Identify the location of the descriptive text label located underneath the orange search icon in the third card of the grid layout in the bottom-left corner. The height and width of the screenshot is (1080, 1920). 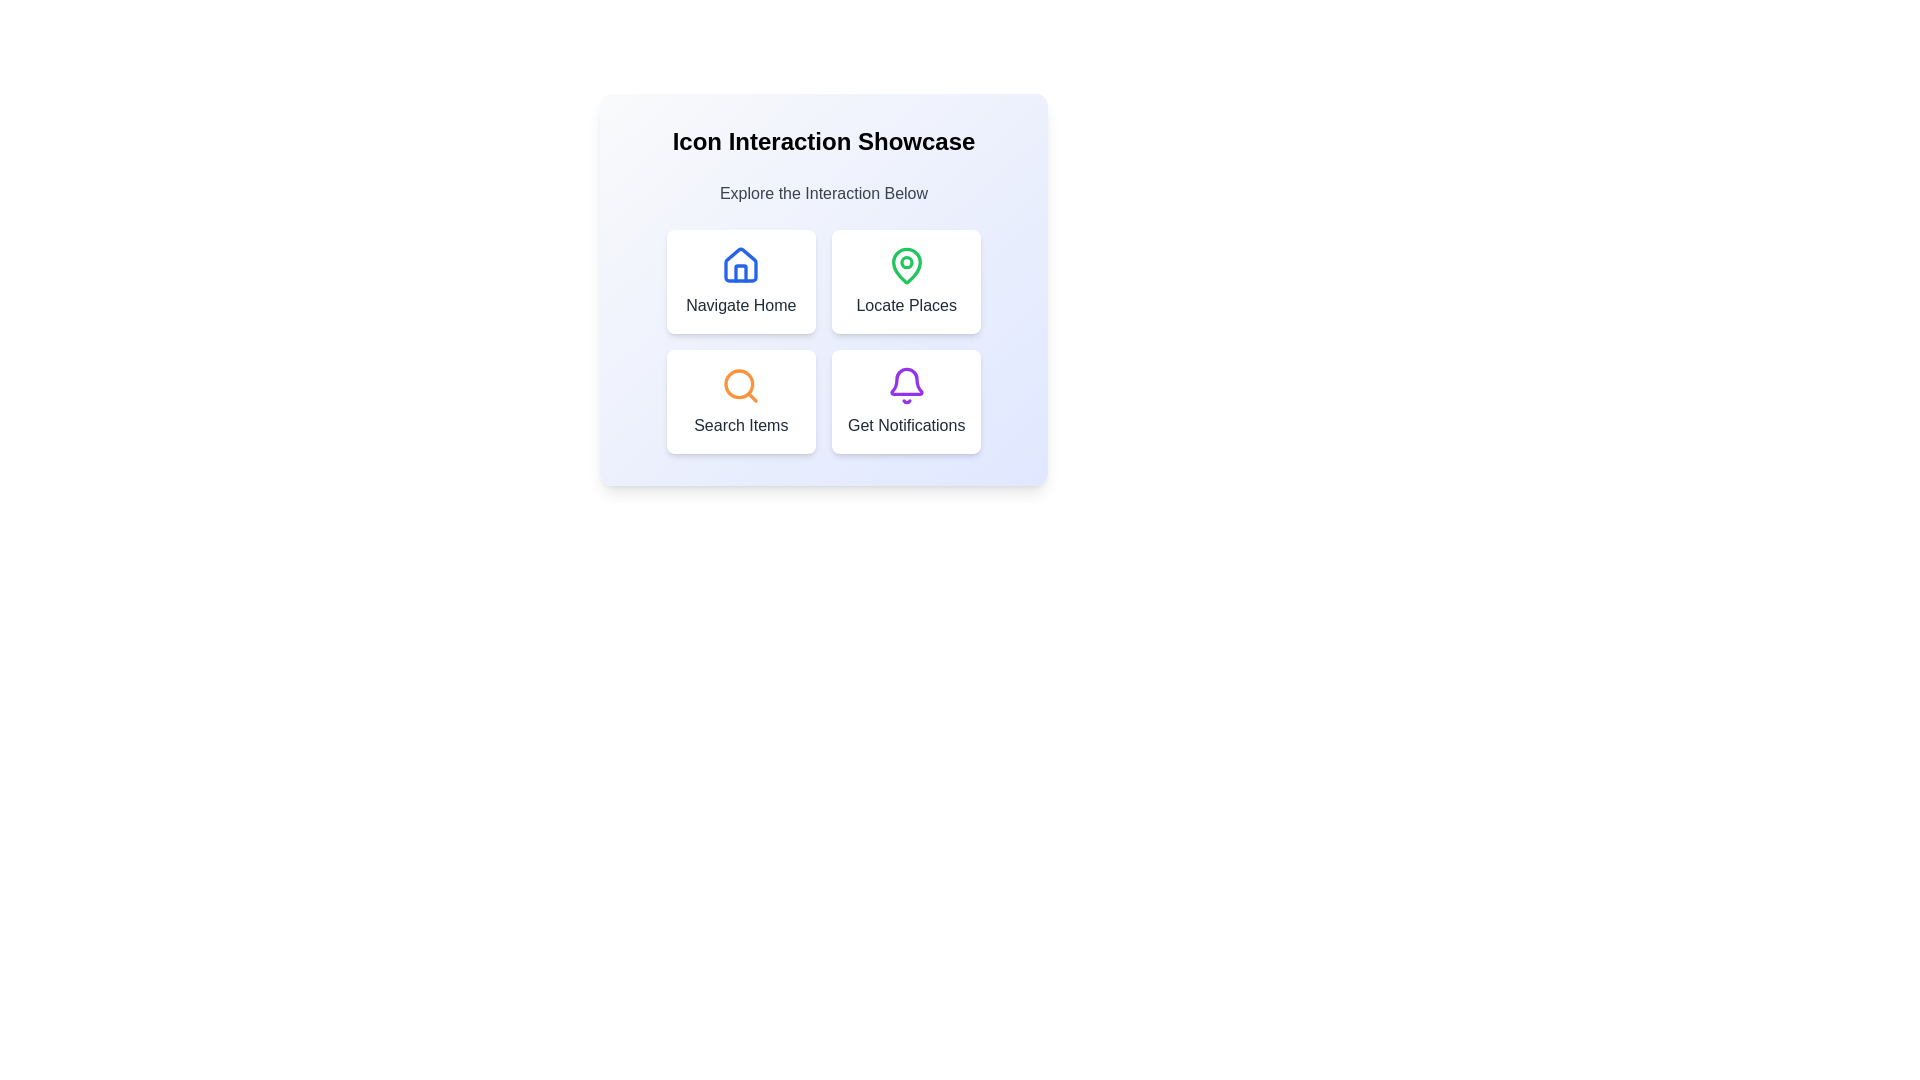
(740, 424).